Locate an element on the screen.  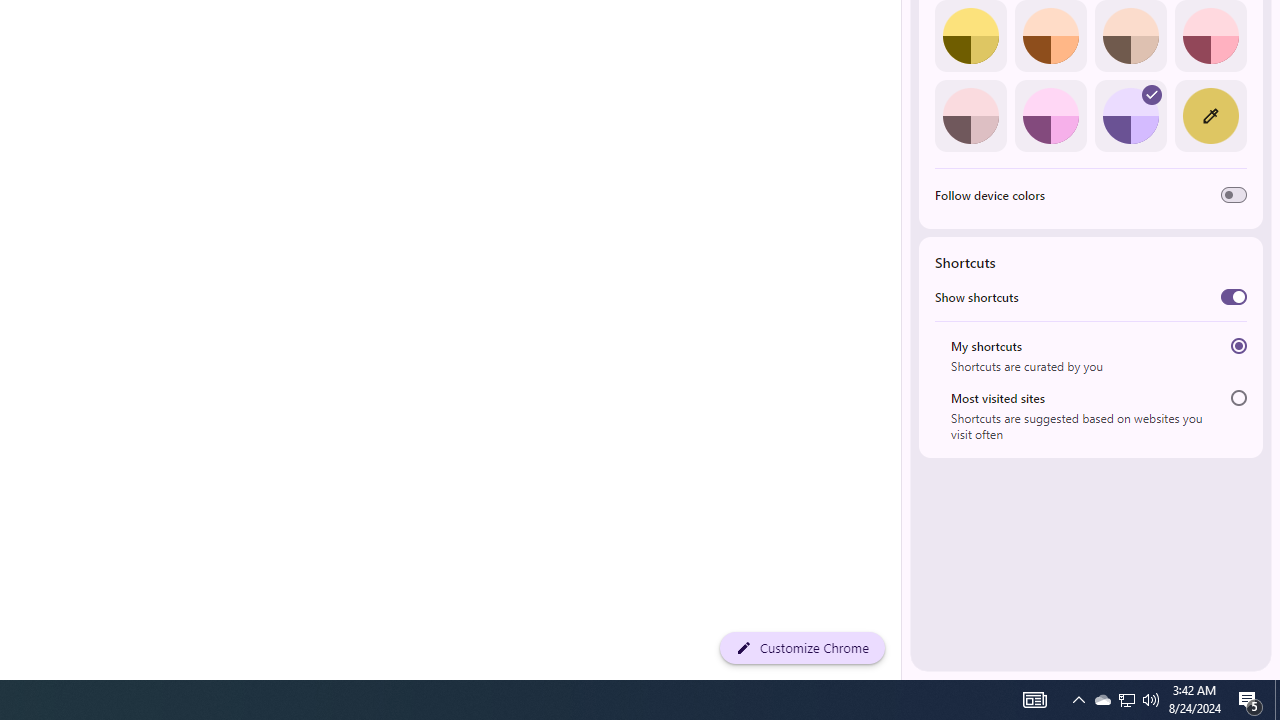
'Customize Chrome' is located at coordinates (801, 648).